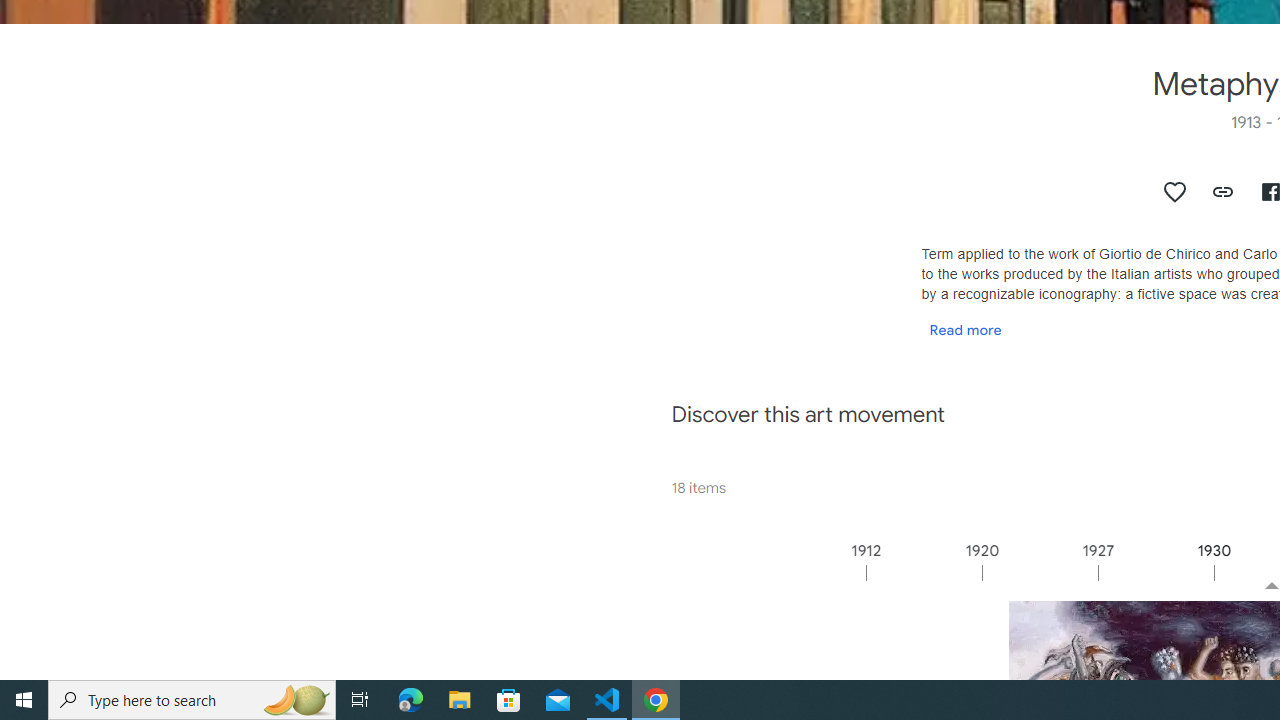 This screenshot has width=1280, height=720. Describe the element at coordinates (965, 328) in the screenshot. I see `'Read more'` at that location.